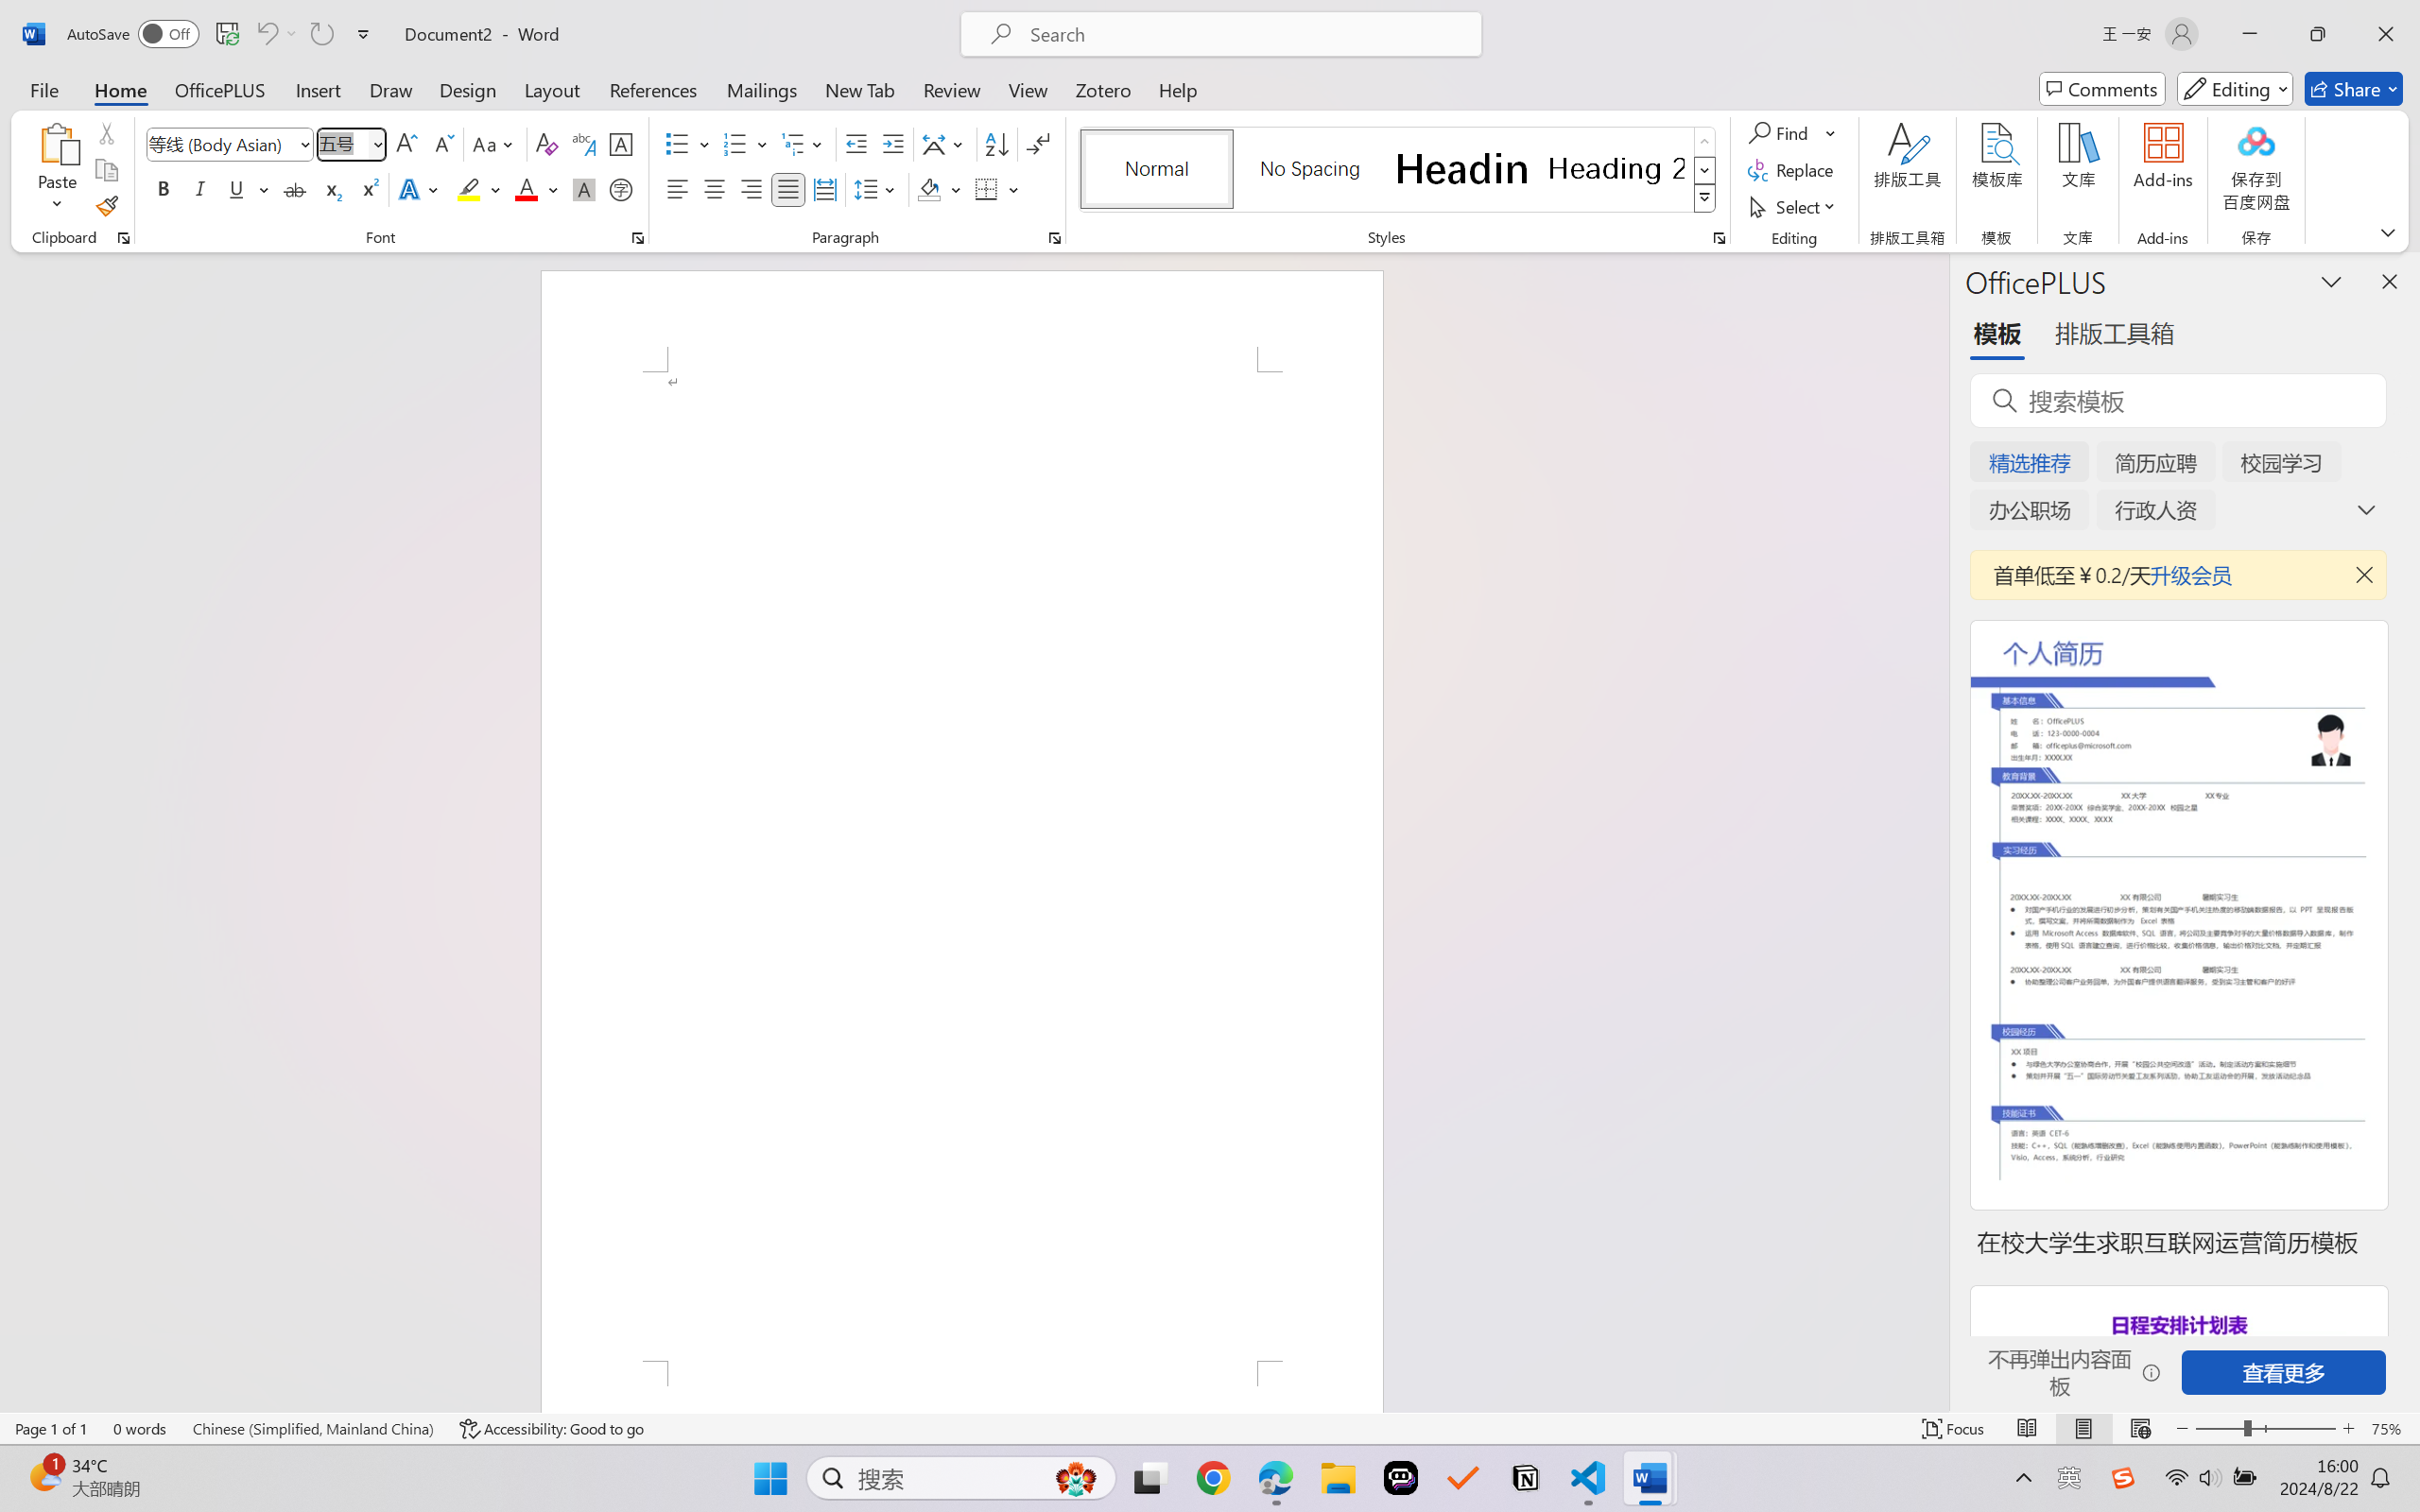  Describe the element at coordinates (1246, 33) in the screenshot. I see `'Microsoft search'` at that location.